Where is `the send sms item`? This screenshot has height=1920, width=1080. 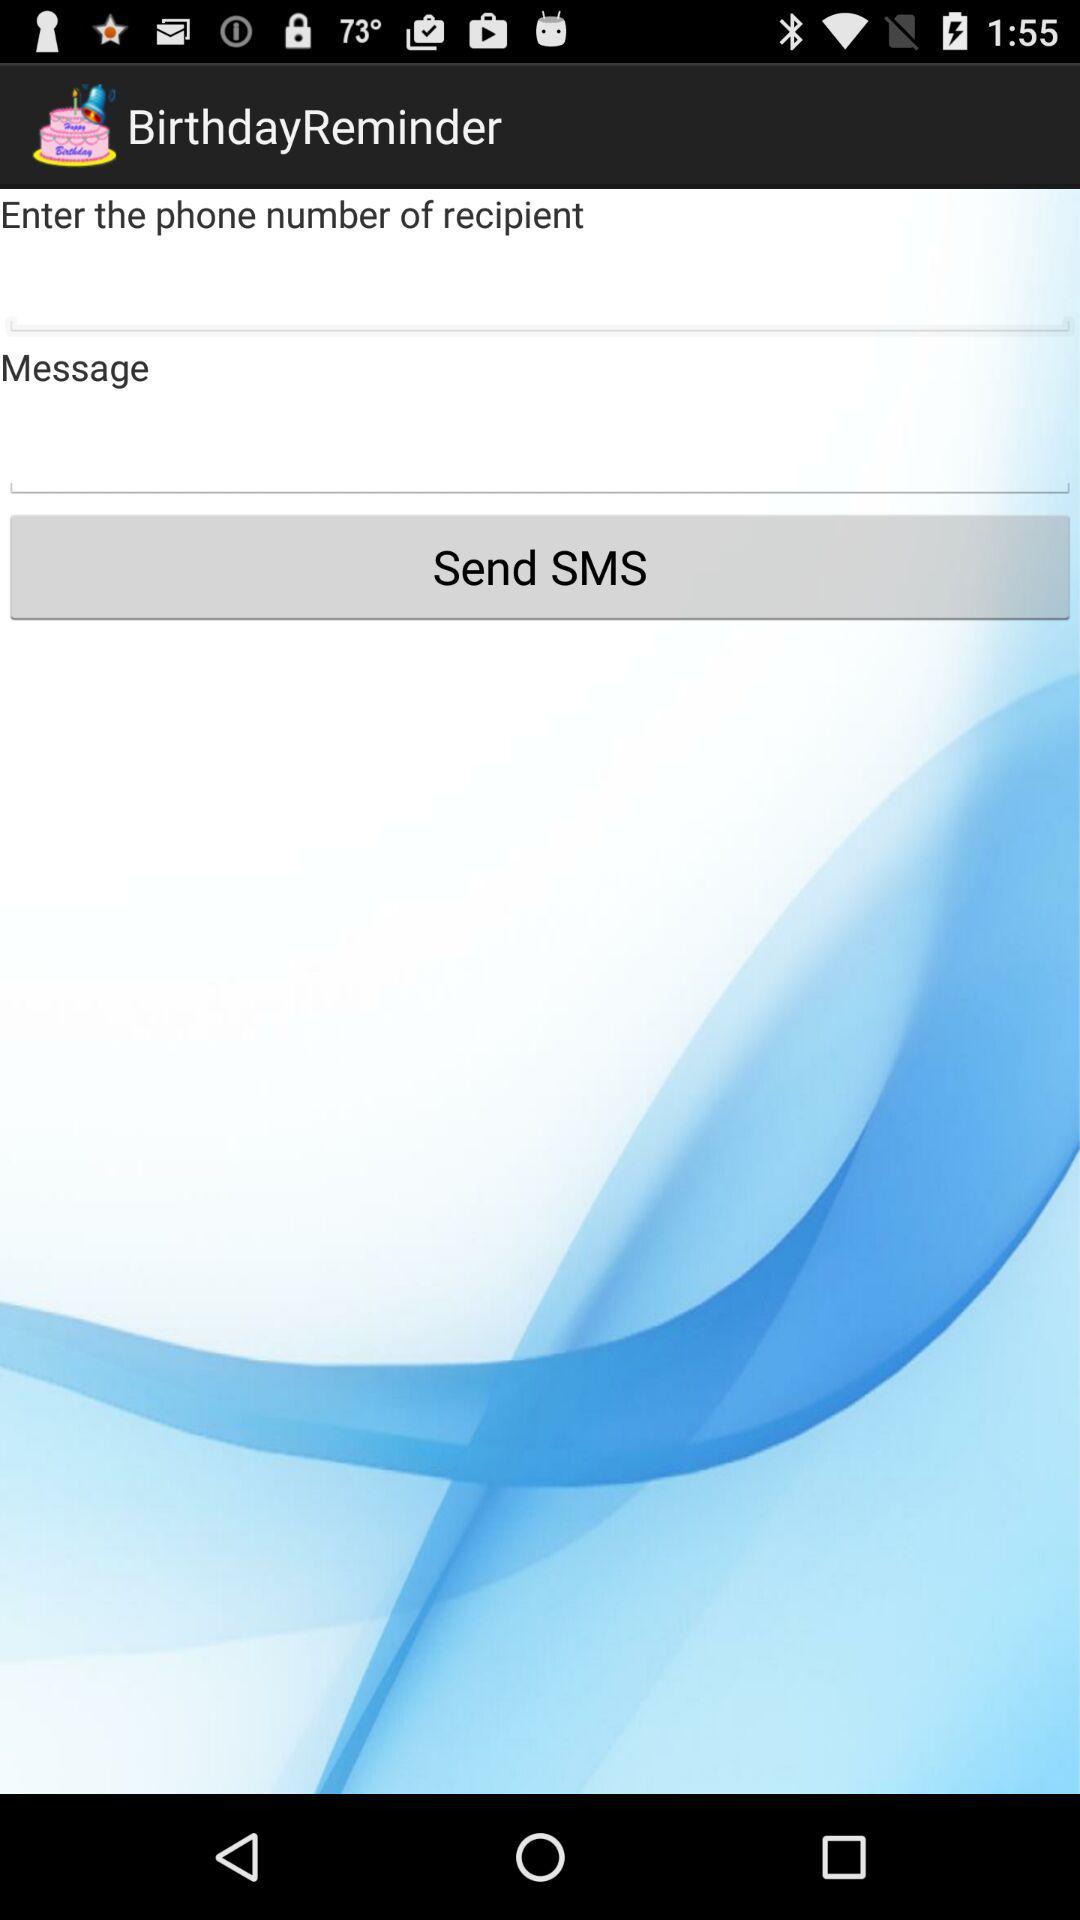
the send sms item is located at coordinates (540, 565).